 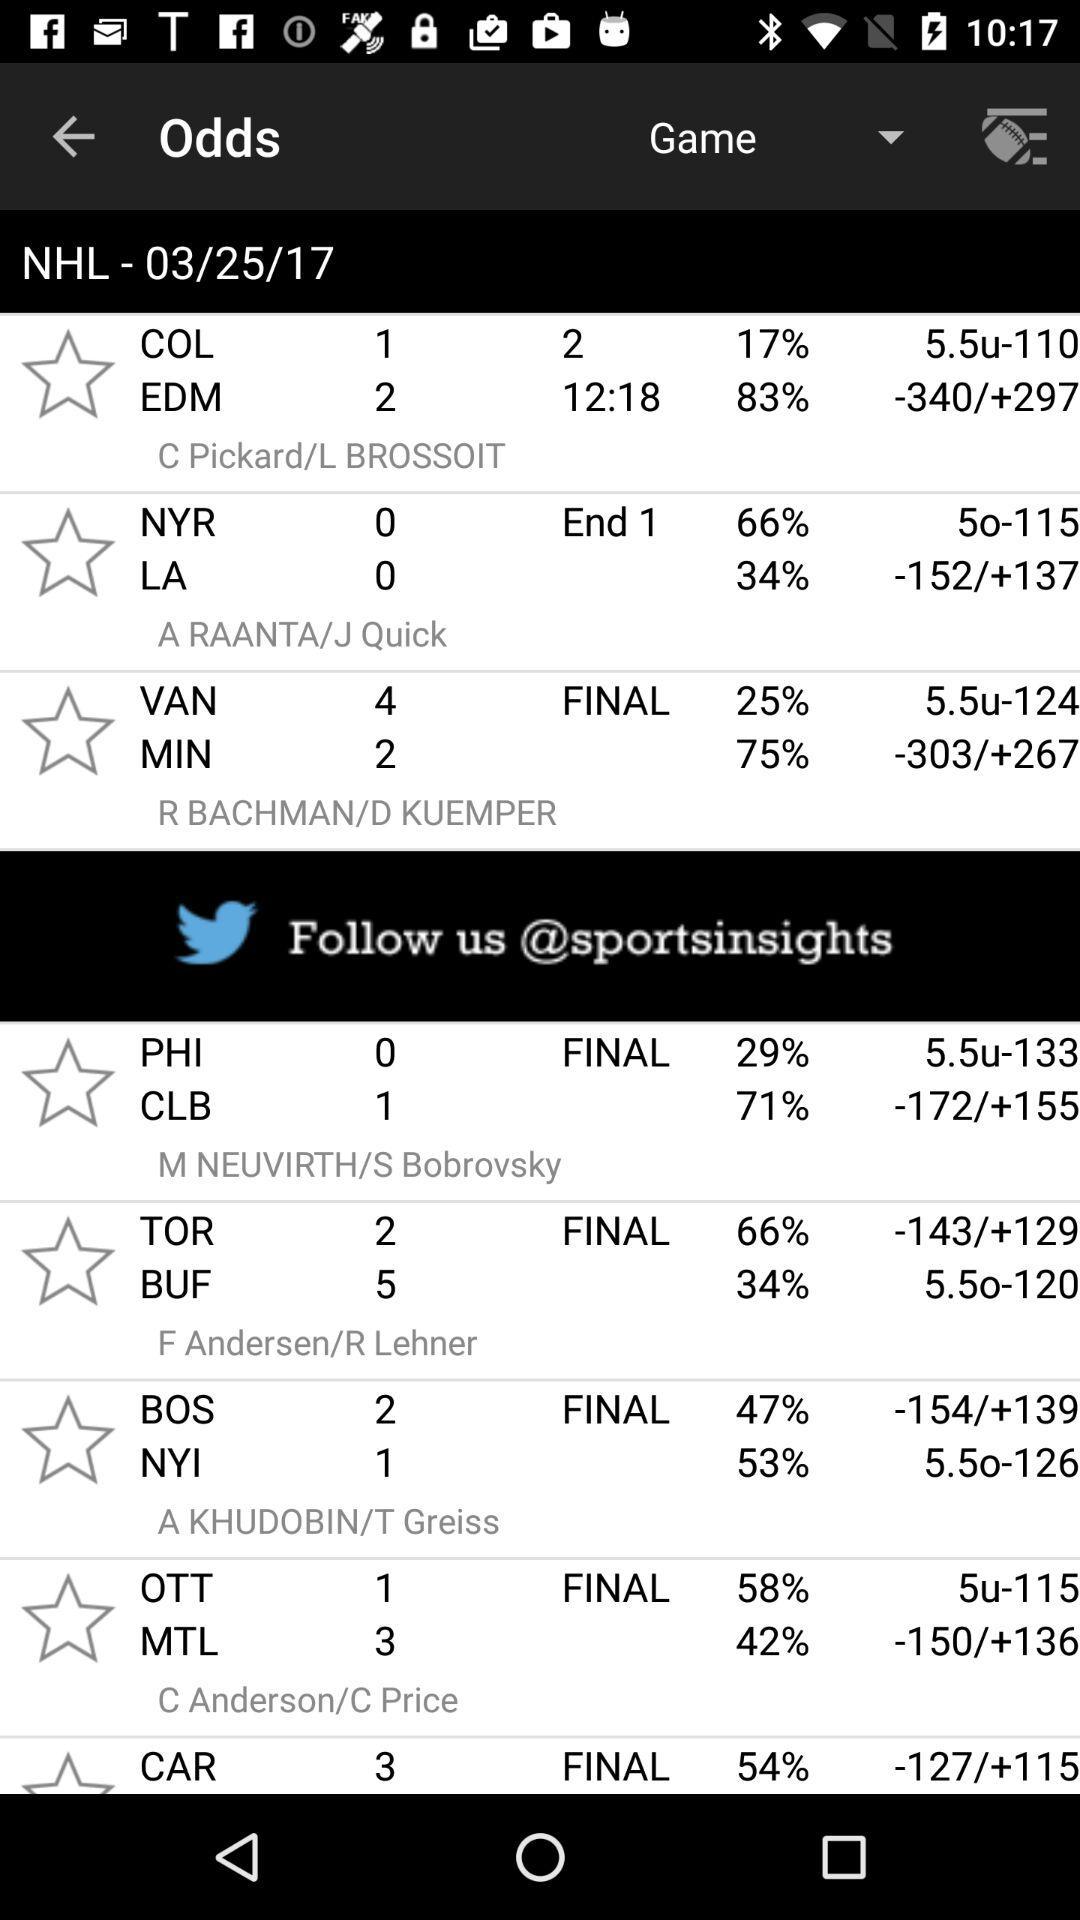 What do you see at coordinates (67, 1617) in the screenshot?
I see `option to select like` at bounding box center [67, 1617].